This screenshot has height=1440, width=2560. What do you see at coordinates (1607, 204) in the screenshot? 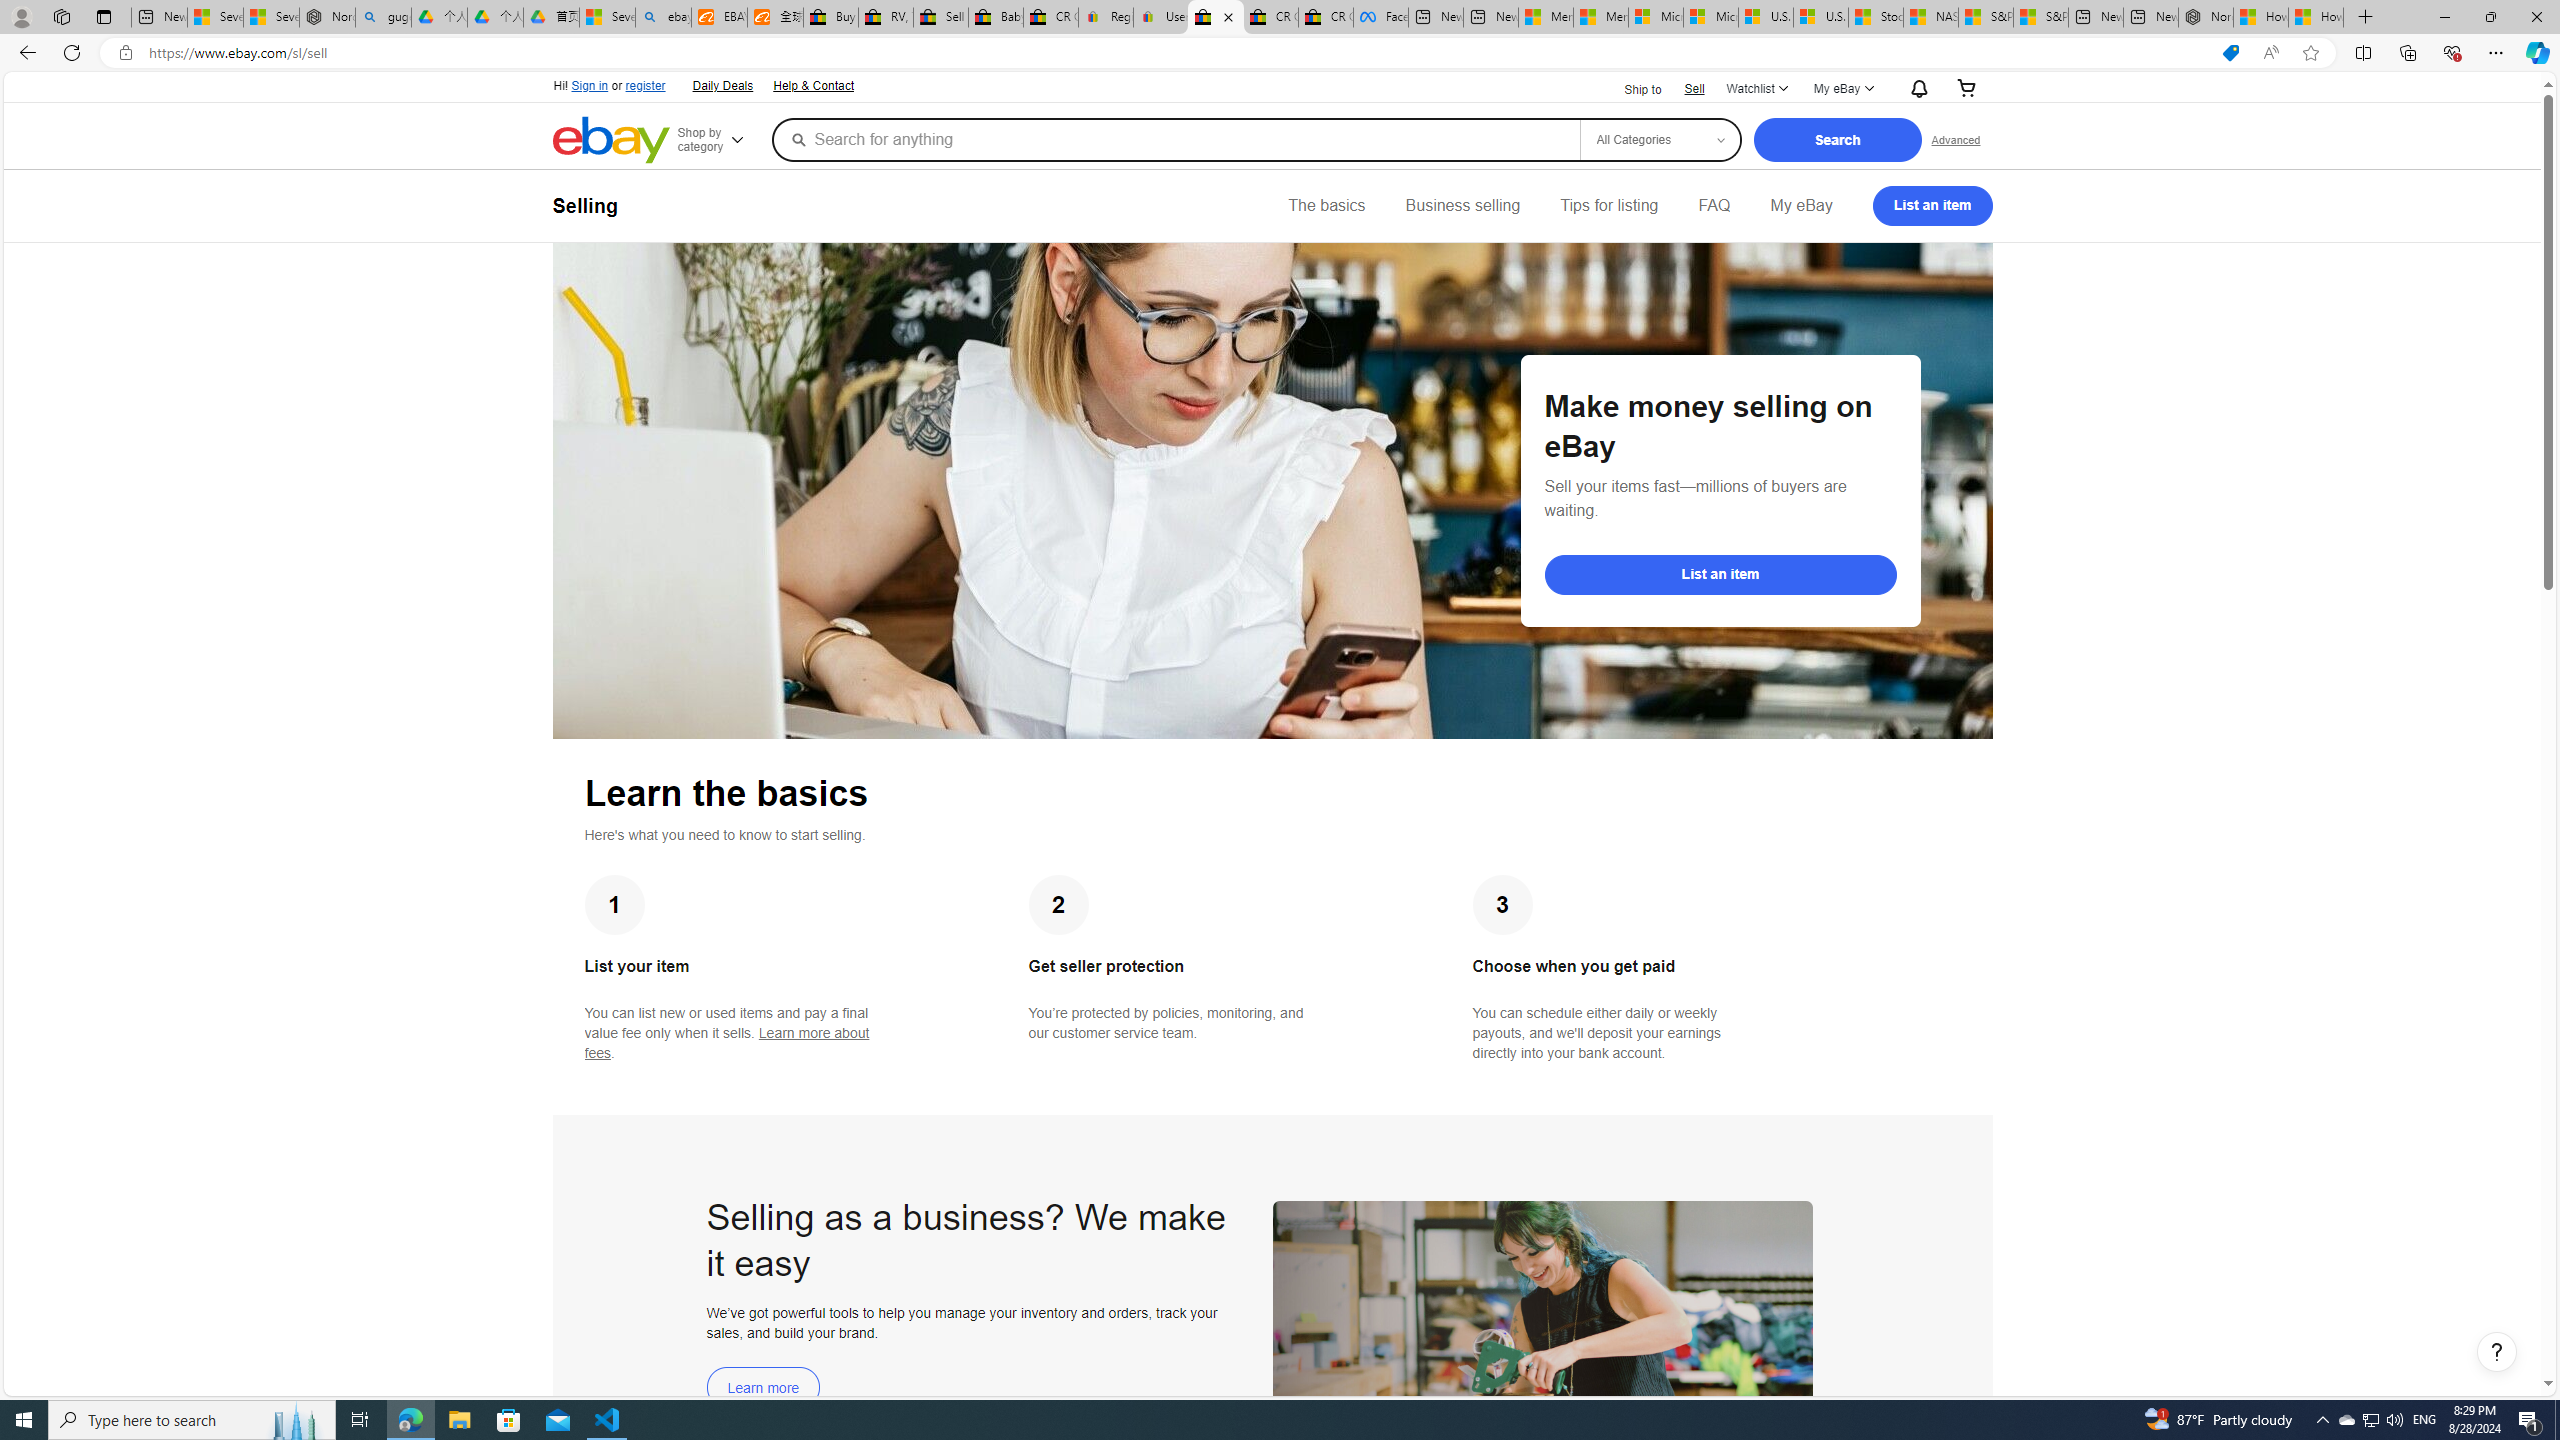
I see `'Tips for listing'` at bounding box center [1607, 204].